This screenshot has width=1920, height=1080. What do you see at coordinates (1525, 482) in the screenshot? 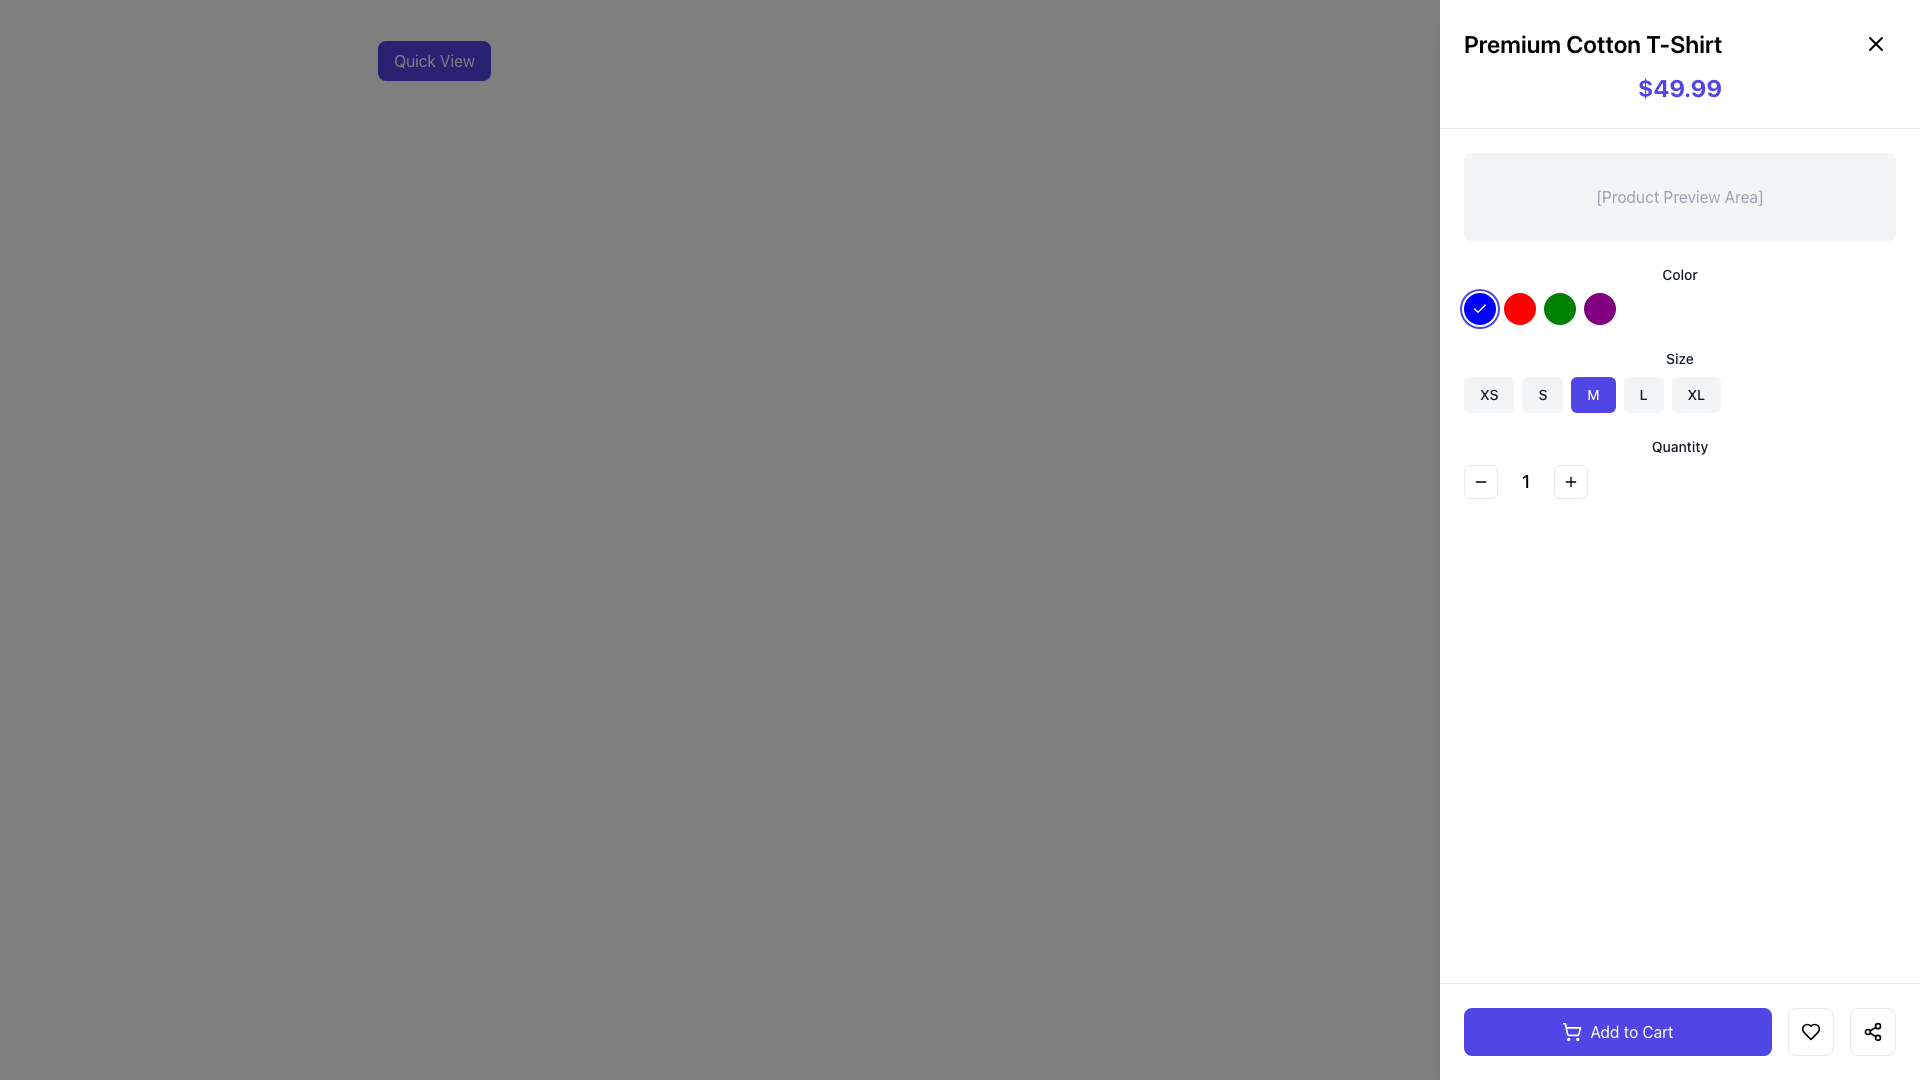
I see `the text label displaying the quantity` at bounding box center [1525, 482].